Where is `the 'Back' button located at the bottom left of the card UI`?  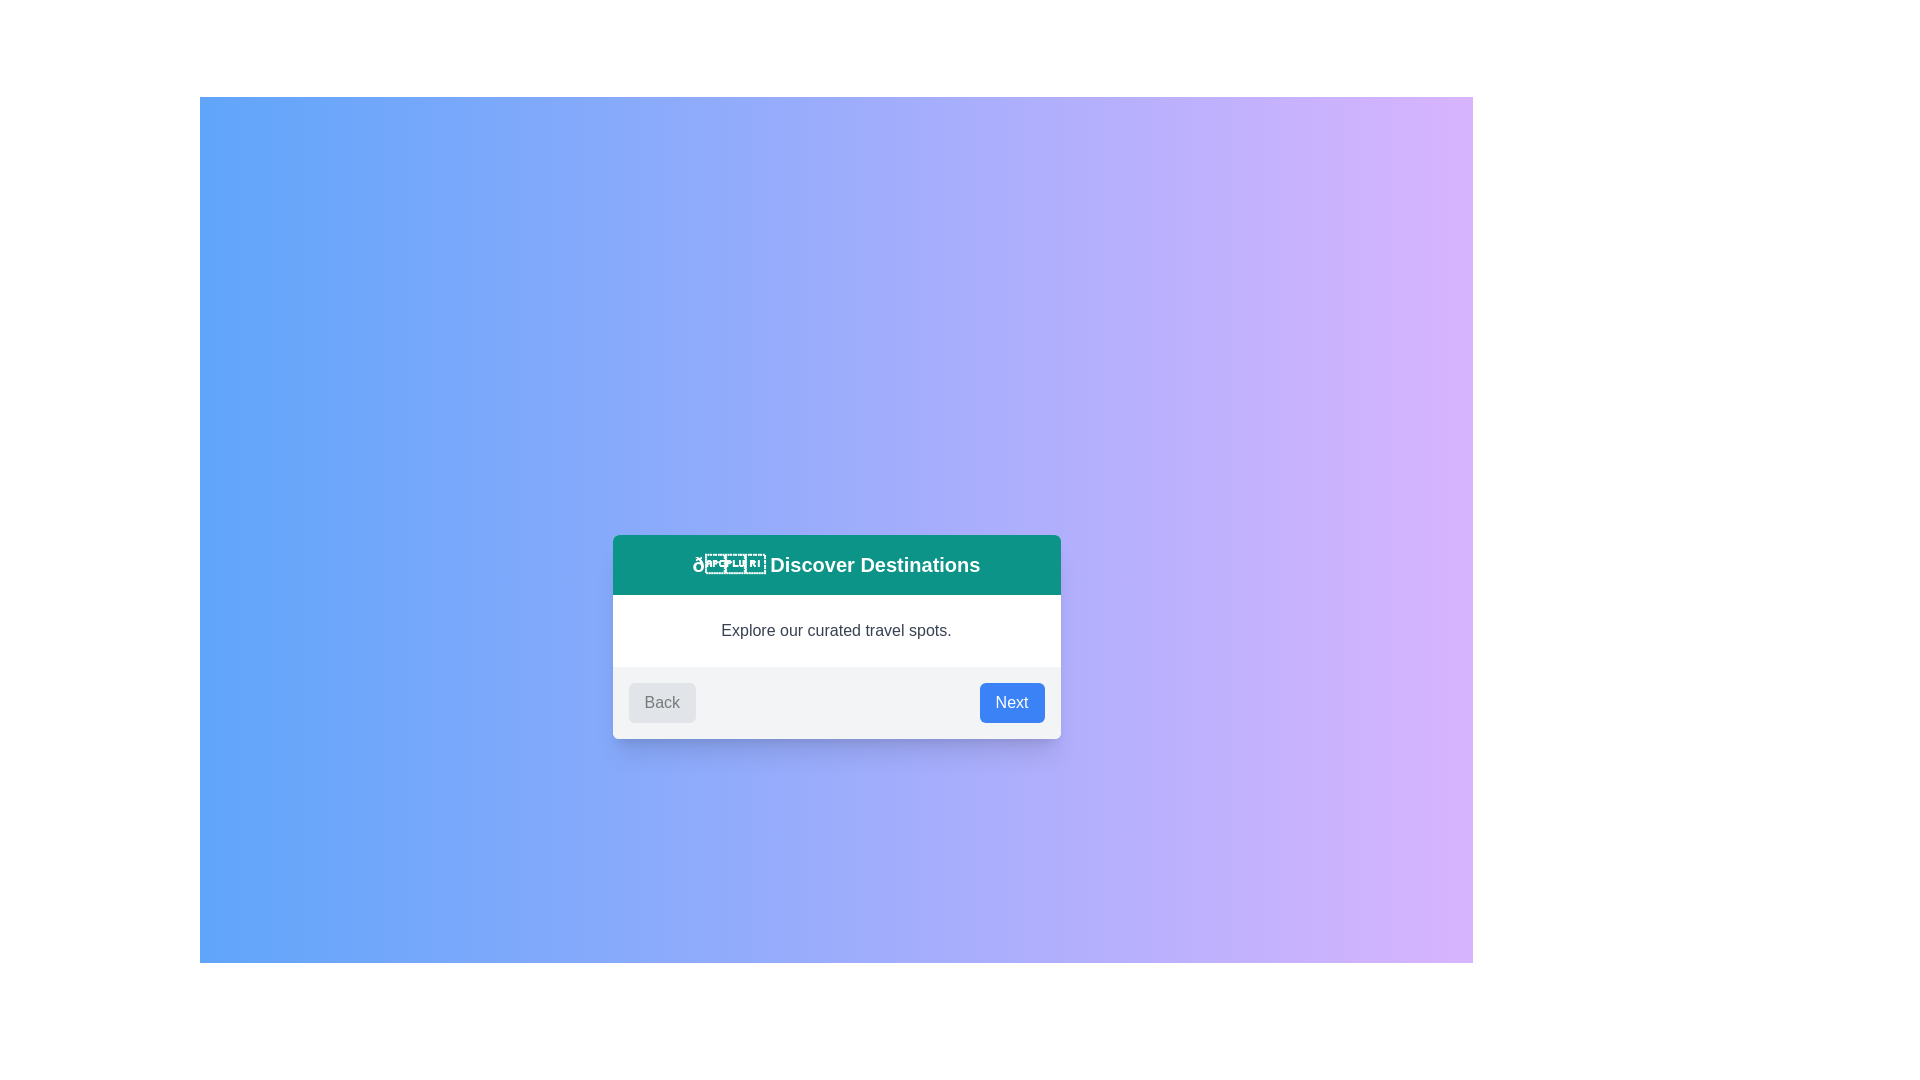 the 'Back' button located at the bottom left of the card UI is located at coordinates (662, 701).